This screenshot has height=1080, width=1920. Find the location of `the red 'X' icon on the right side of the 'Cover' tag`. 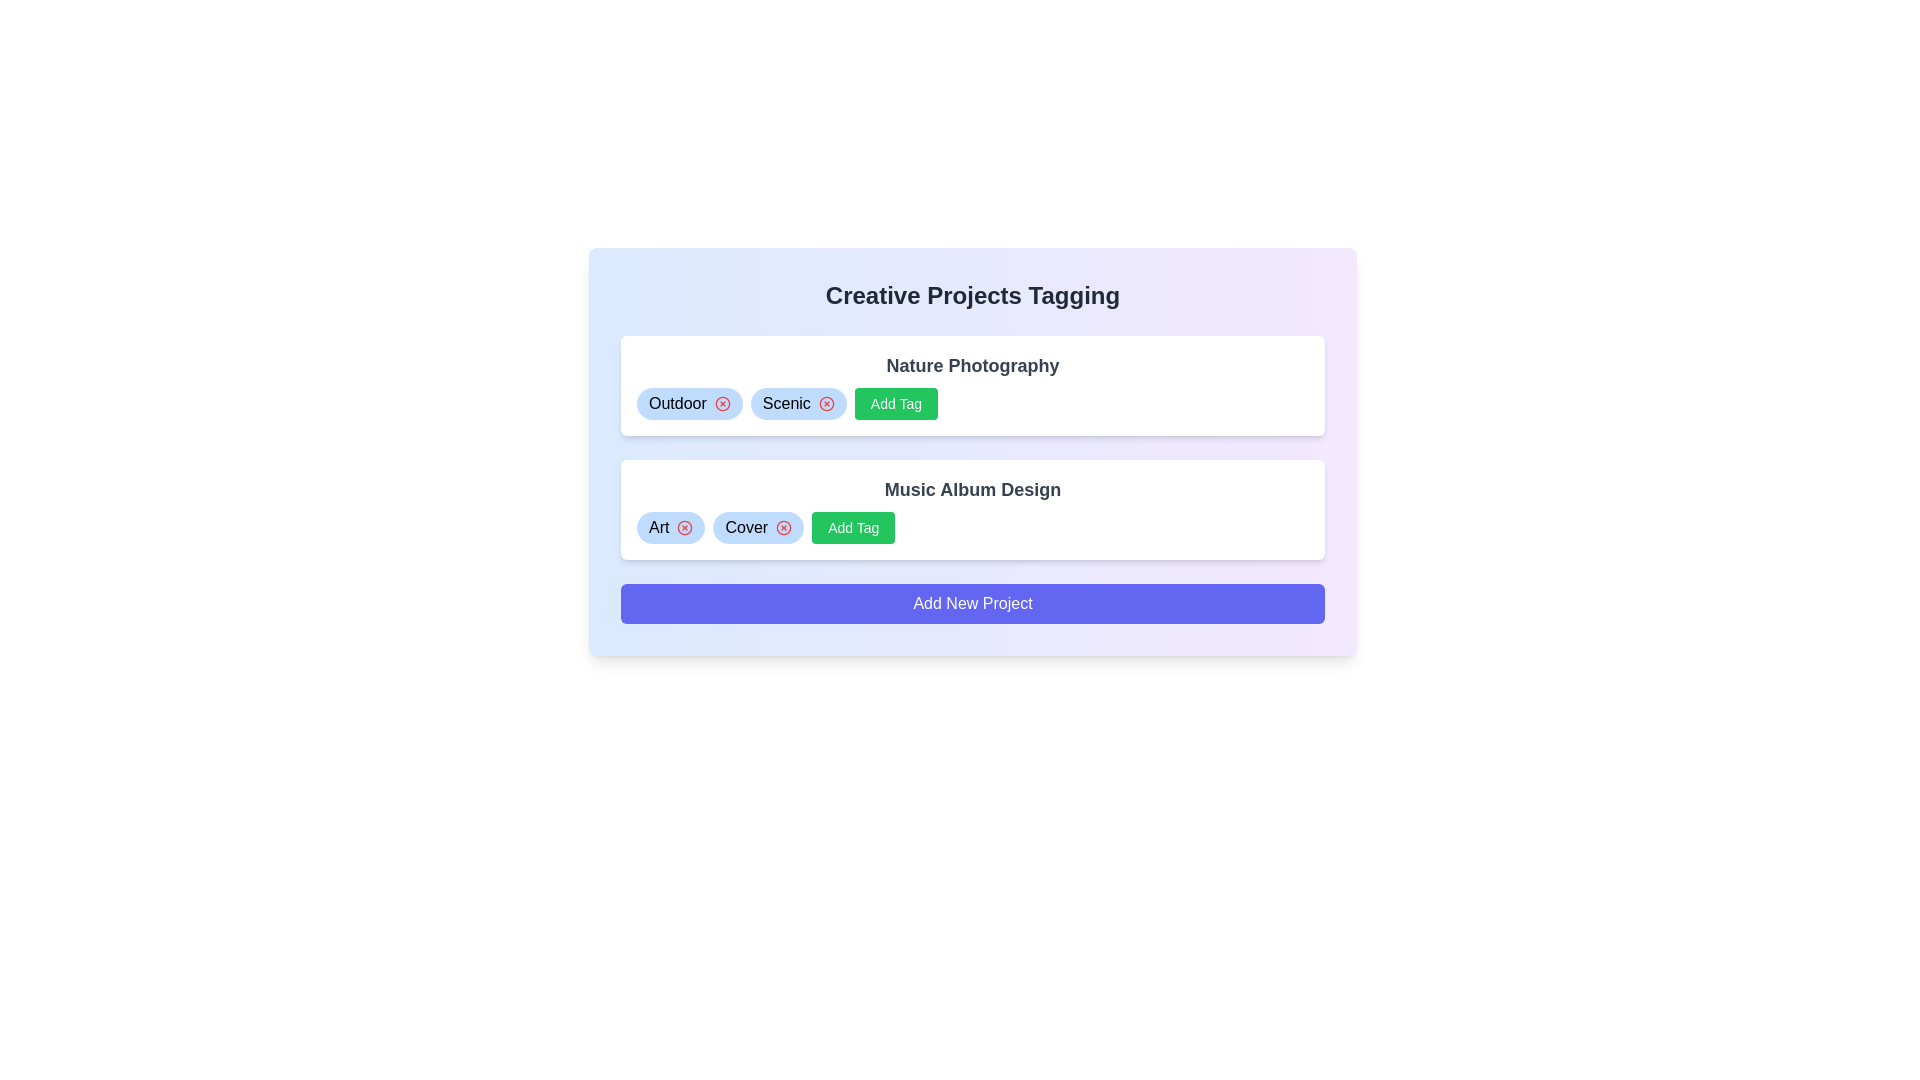

the red 'X' icon on the right side of the 'Cover' tag is located at coordinates (757, 527).